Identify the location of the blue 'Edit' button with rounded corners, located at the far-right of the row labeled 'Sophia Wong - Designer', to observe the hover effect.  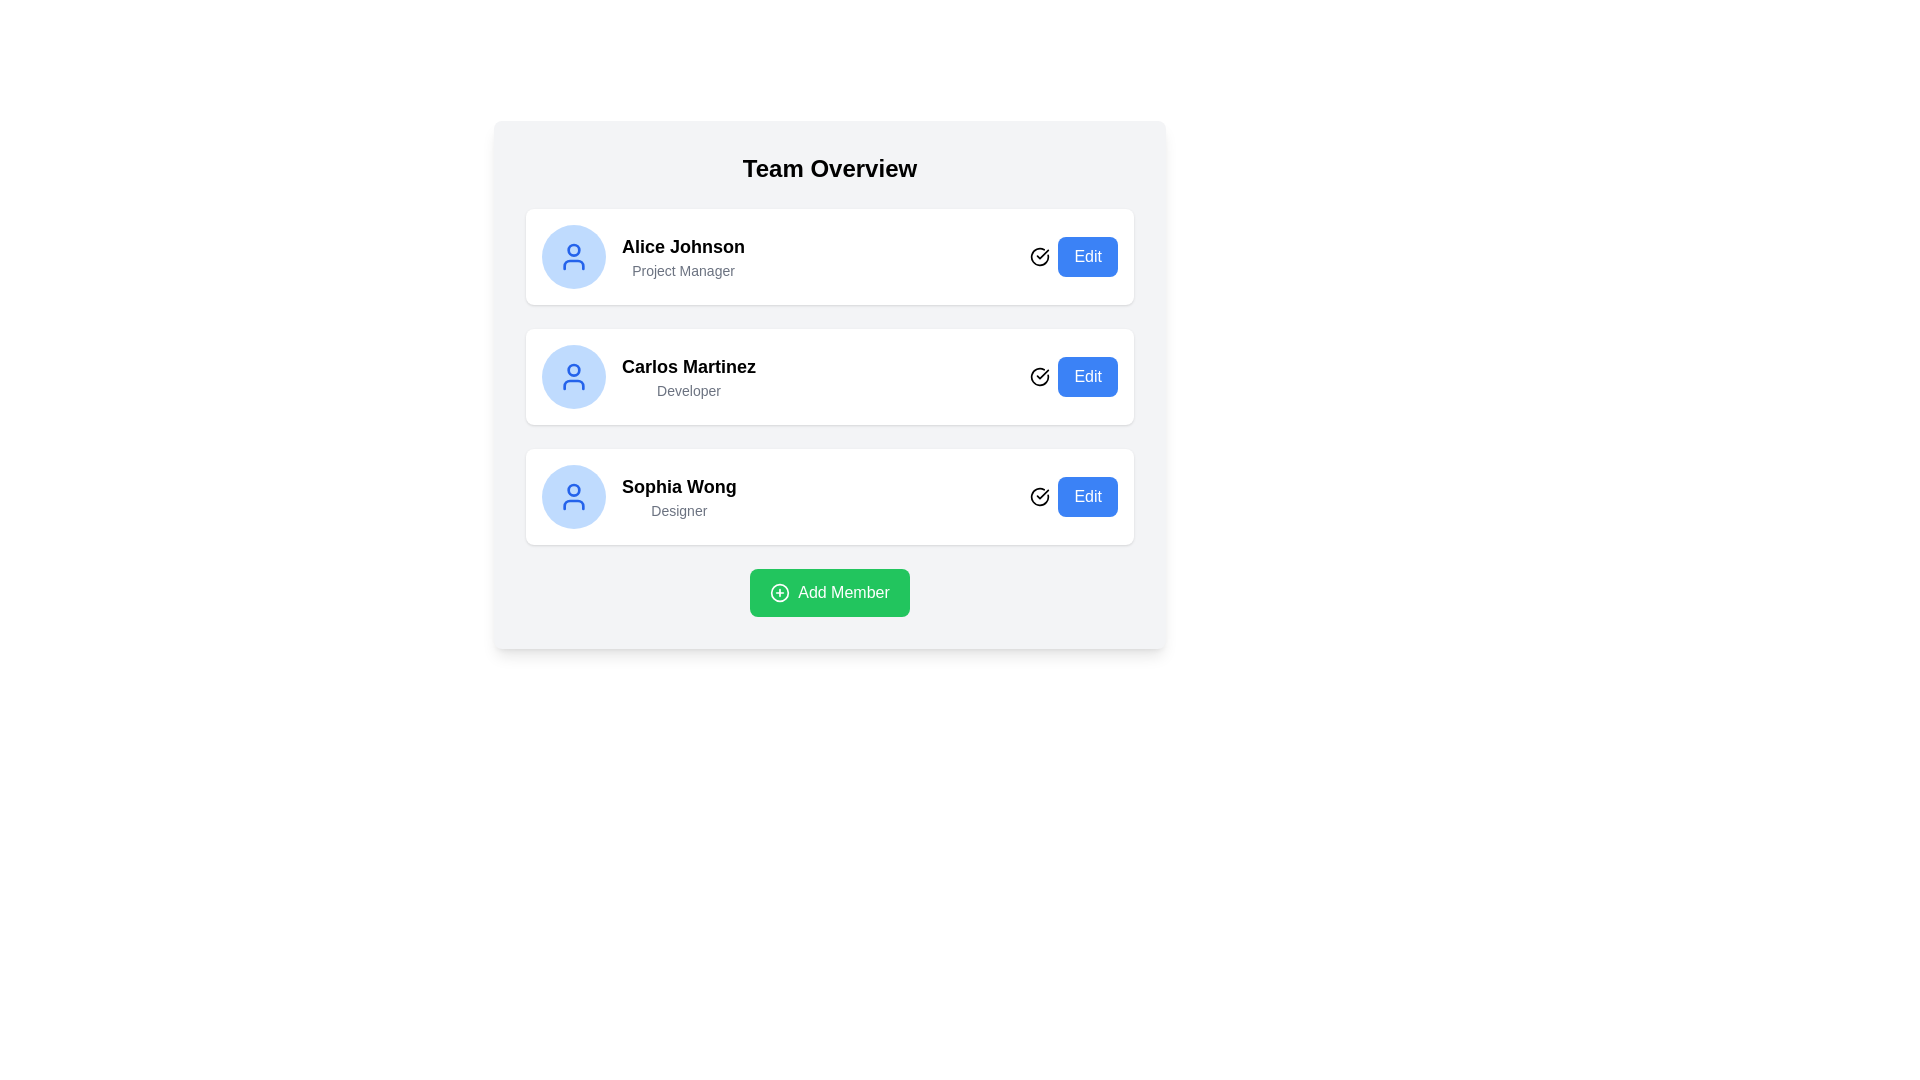
(1087, 496).